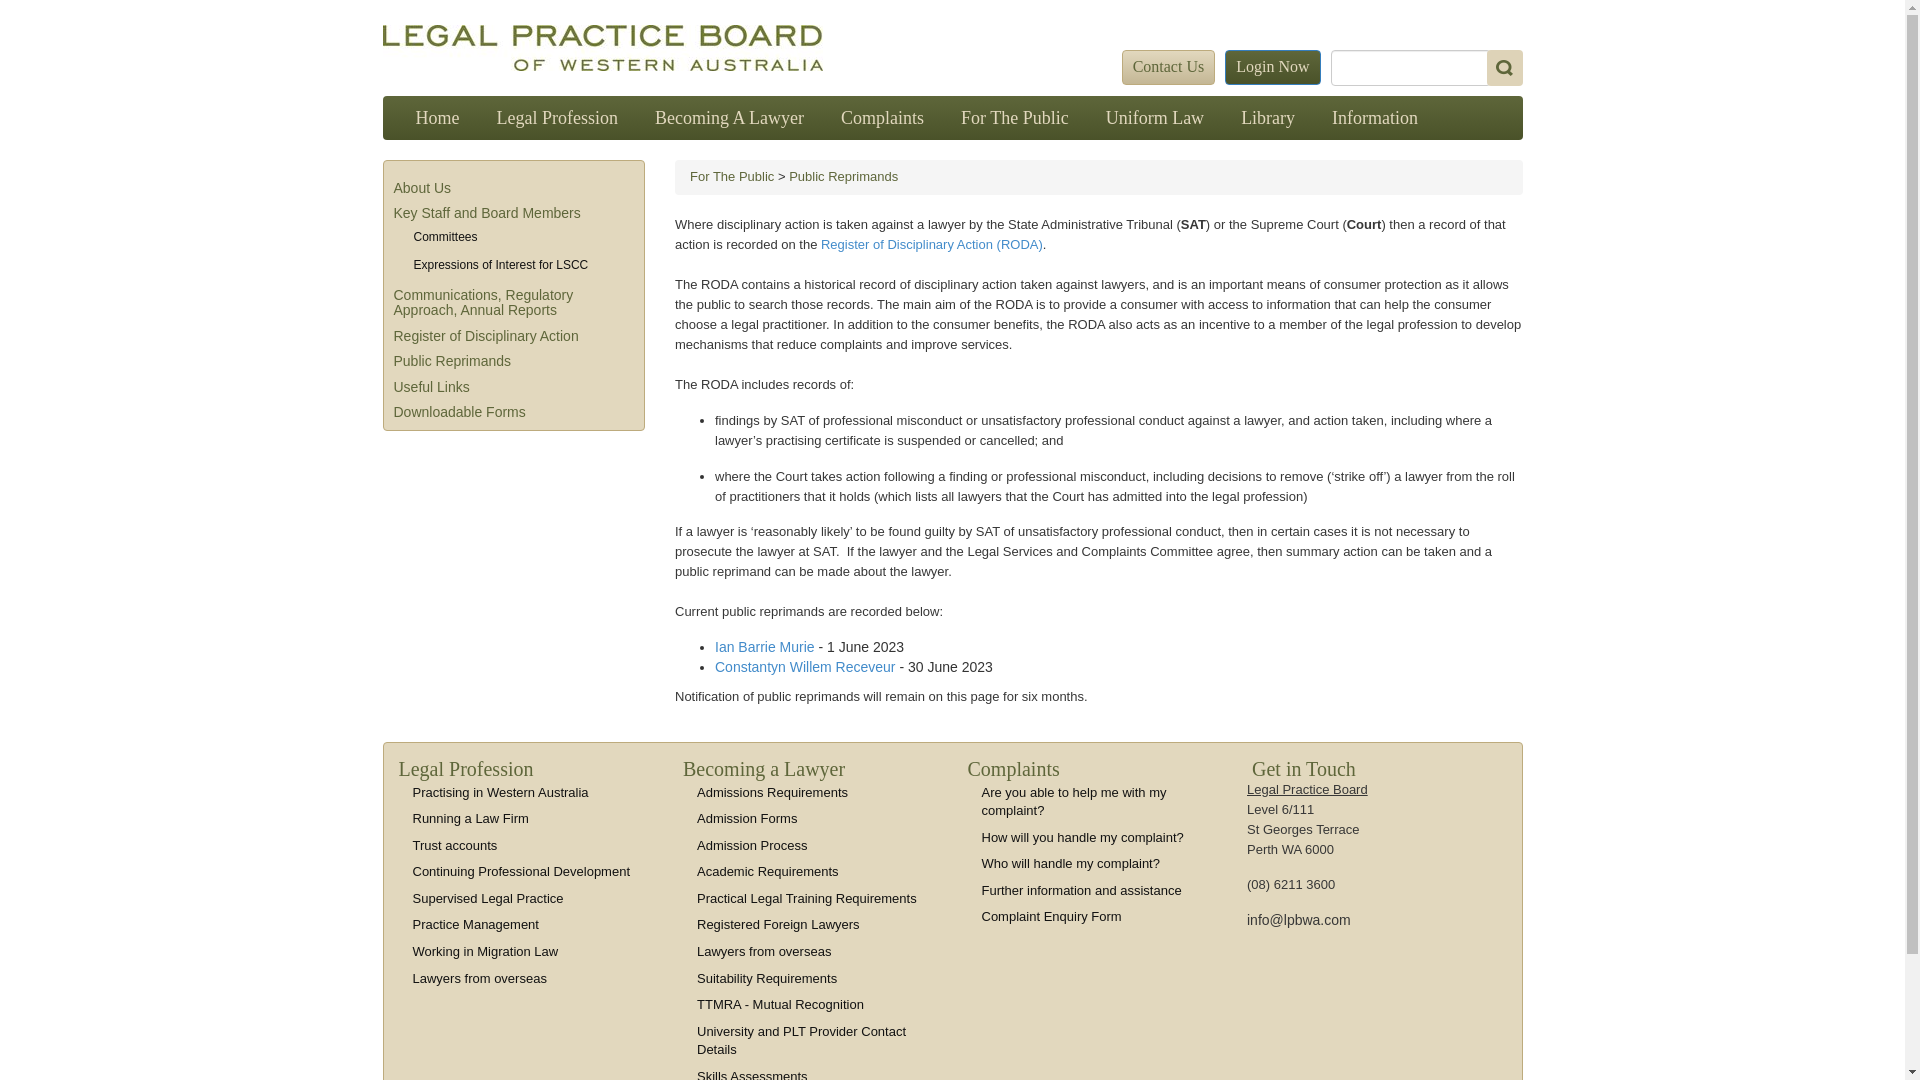 The image size is (1920, 1080). What do you see at coordinates (767, 870) in the screenshot?
I see `'Academic Requirements'` at bounding box center [767, 870].